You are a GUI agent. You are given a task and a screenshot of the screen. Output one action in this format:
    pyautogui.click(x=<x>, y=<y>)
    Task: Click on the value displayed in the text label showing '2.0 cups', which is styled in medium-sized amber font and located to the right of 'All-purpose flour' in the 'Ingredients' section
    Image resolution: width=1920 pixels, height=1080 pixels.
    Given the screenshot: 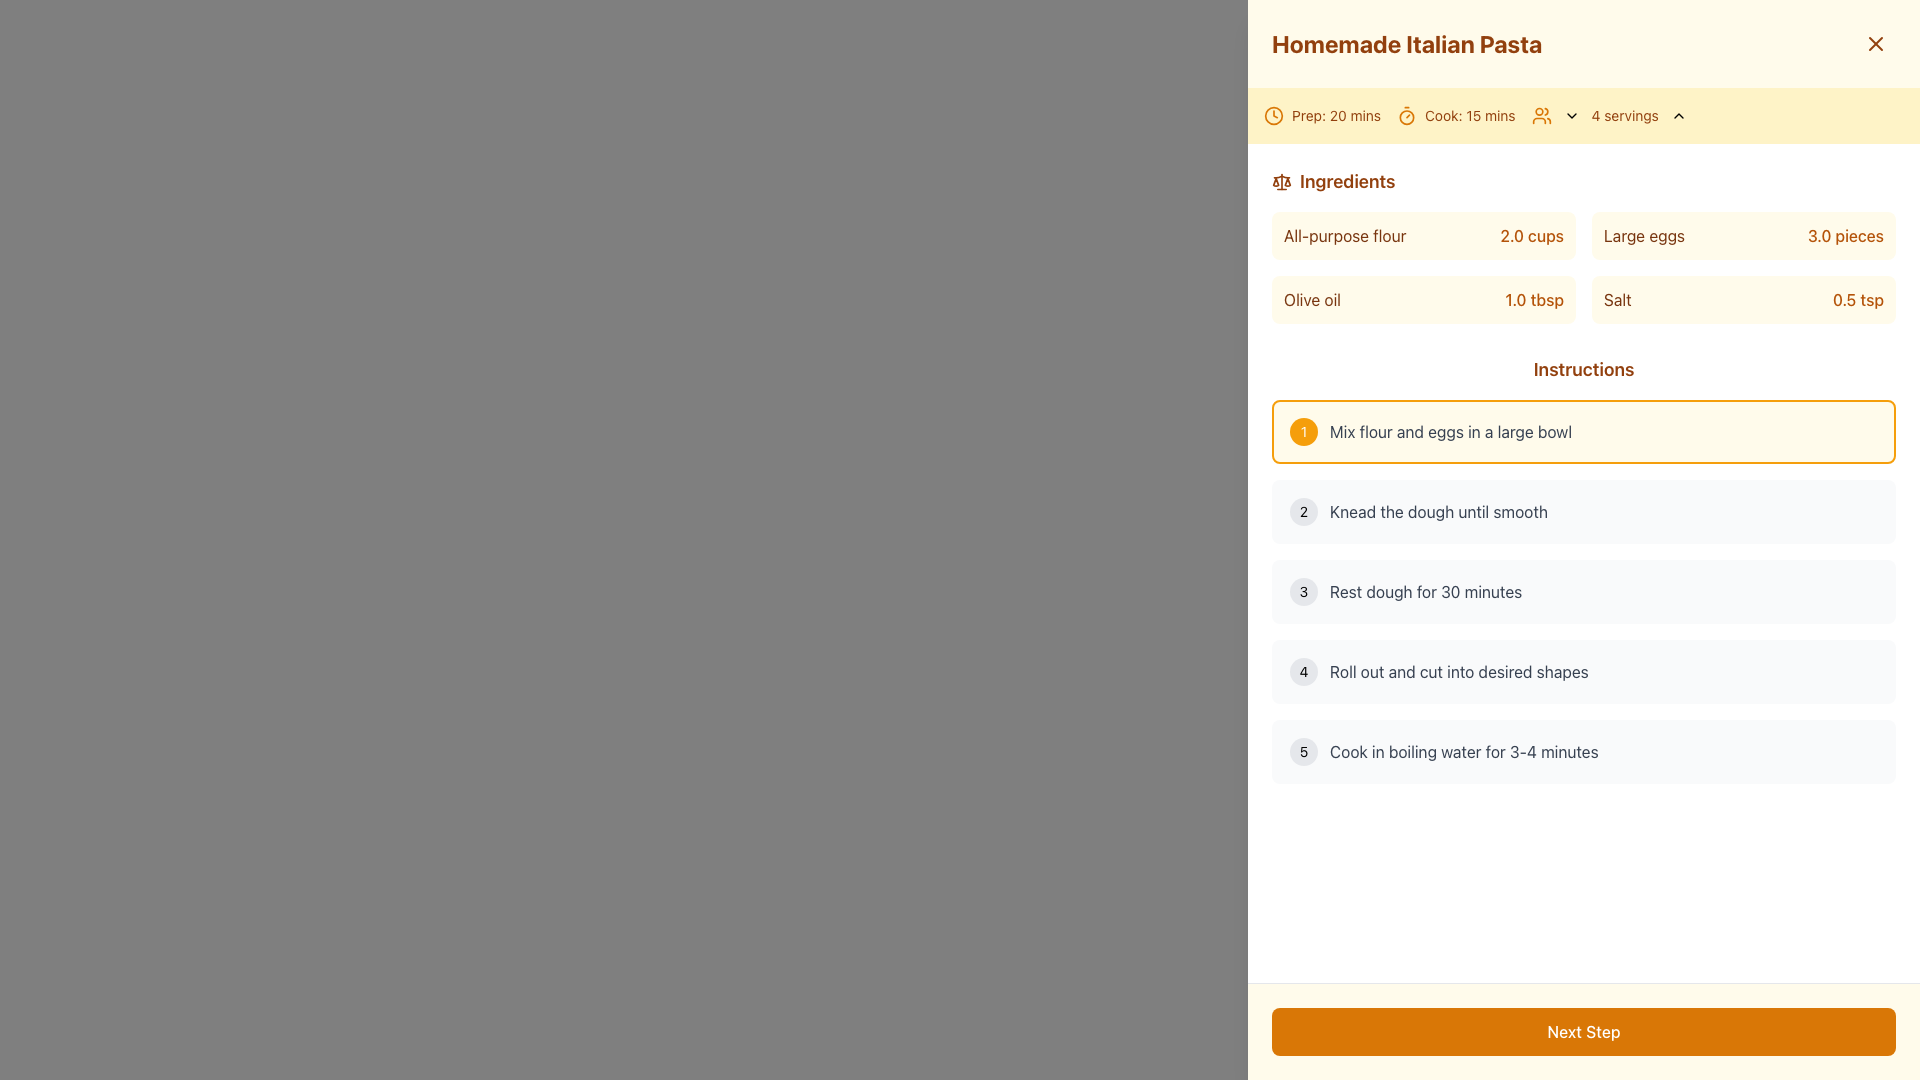 What is the action you would take?
    pyautogui.click(x=1531, y=234)
    